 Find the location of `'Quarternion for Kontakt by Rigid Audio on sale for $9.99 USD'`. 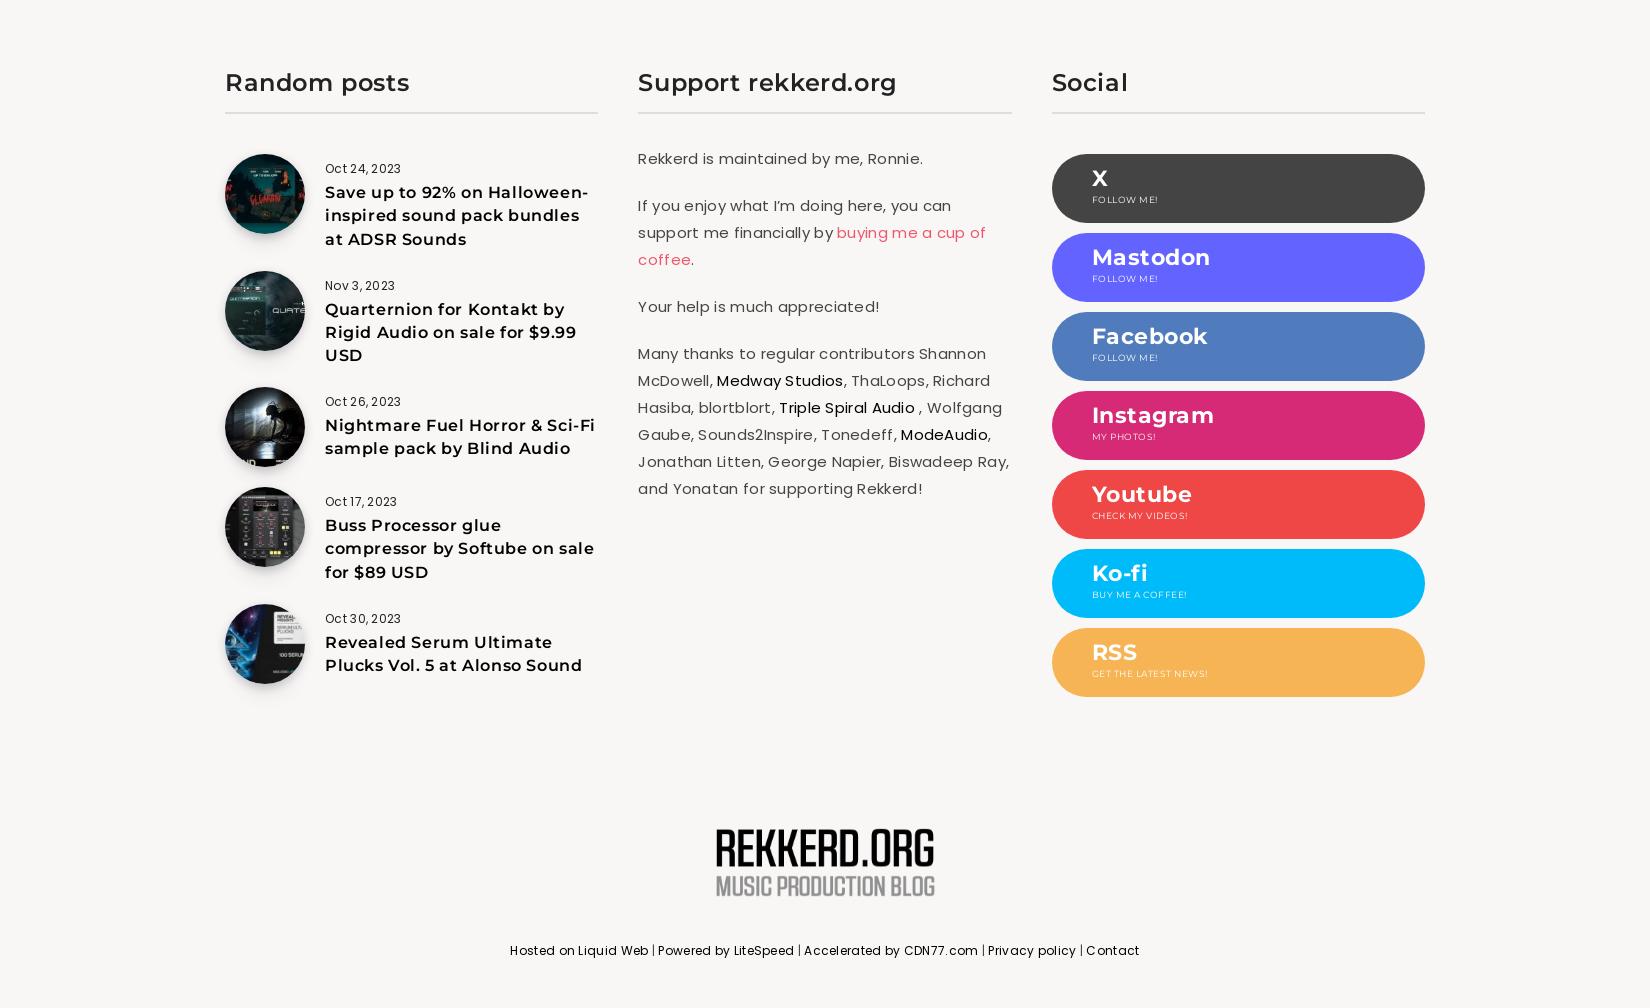

'Quarternion for Kontakt by Rigid Audio on sale for $9.99 USD' is located at coordinates (325, 332).